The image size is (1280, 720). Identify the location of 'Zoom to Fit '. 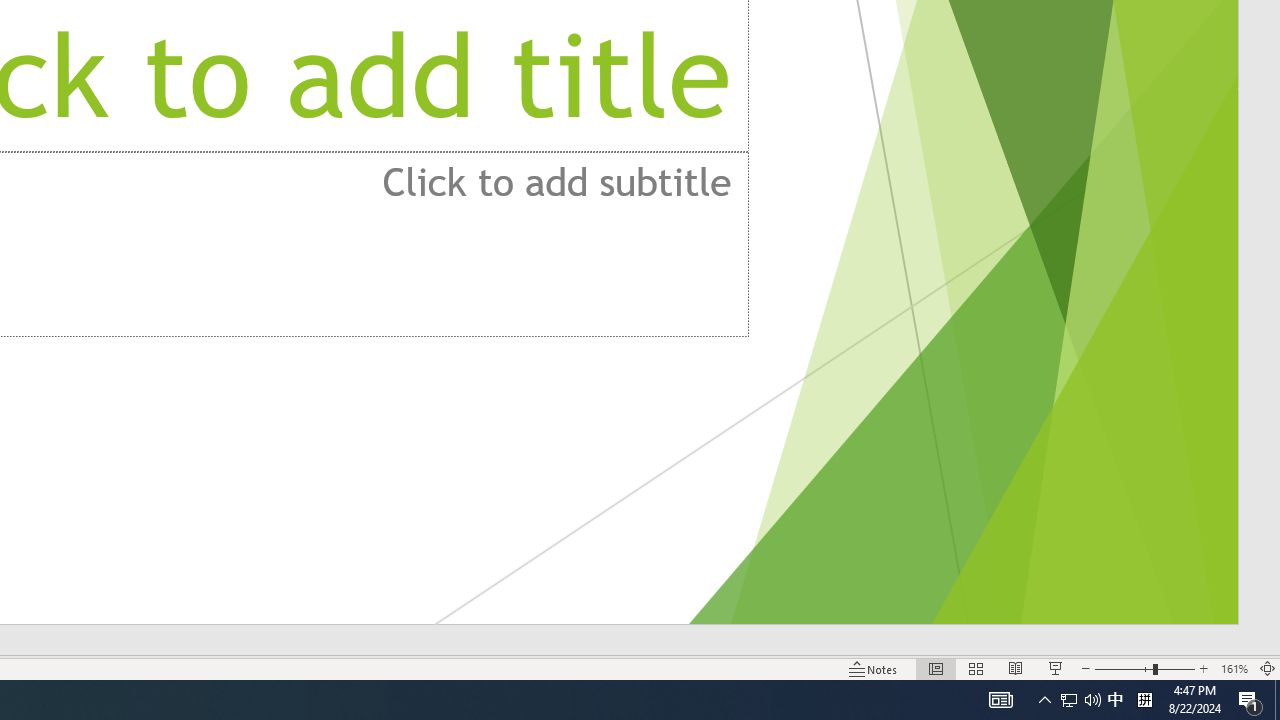
(1266, 669).